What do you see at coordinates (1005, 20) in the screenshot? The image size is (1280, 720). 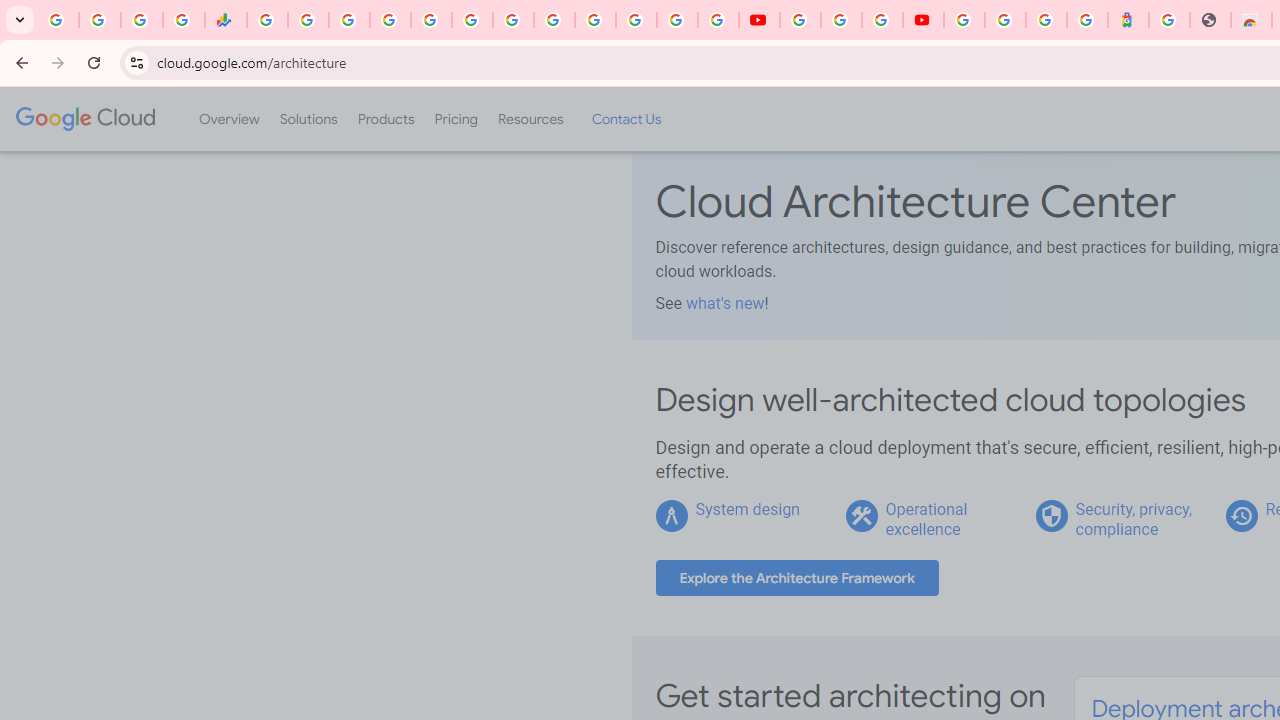 I see `'Sign in - Google Accounts'` at bounding box center [1005, 20].